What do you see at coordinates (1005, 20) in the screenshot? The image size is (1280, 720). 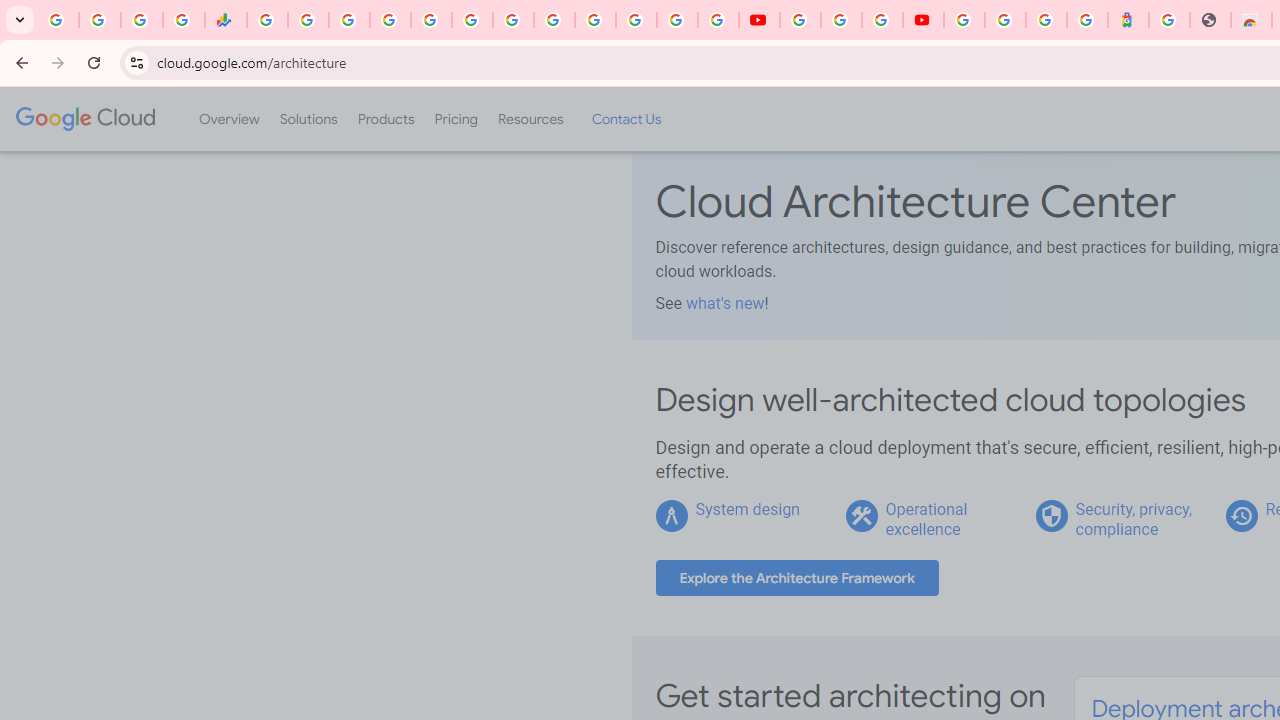 I see `'Sign in - Google Accounts'` at bounding box center [1005, 20].